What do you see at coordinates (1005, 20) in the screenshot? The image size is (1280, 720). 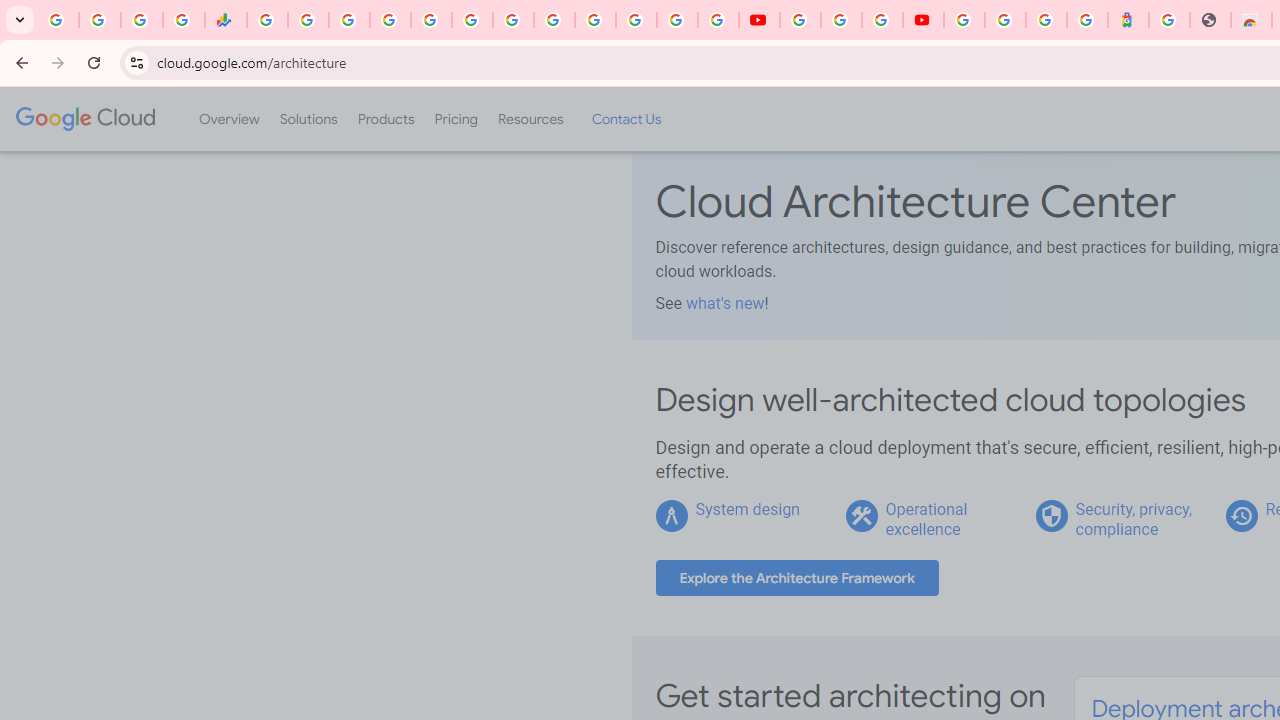 I see `'Sign in - Google Accounts'` at bounding box center [1005, 20].